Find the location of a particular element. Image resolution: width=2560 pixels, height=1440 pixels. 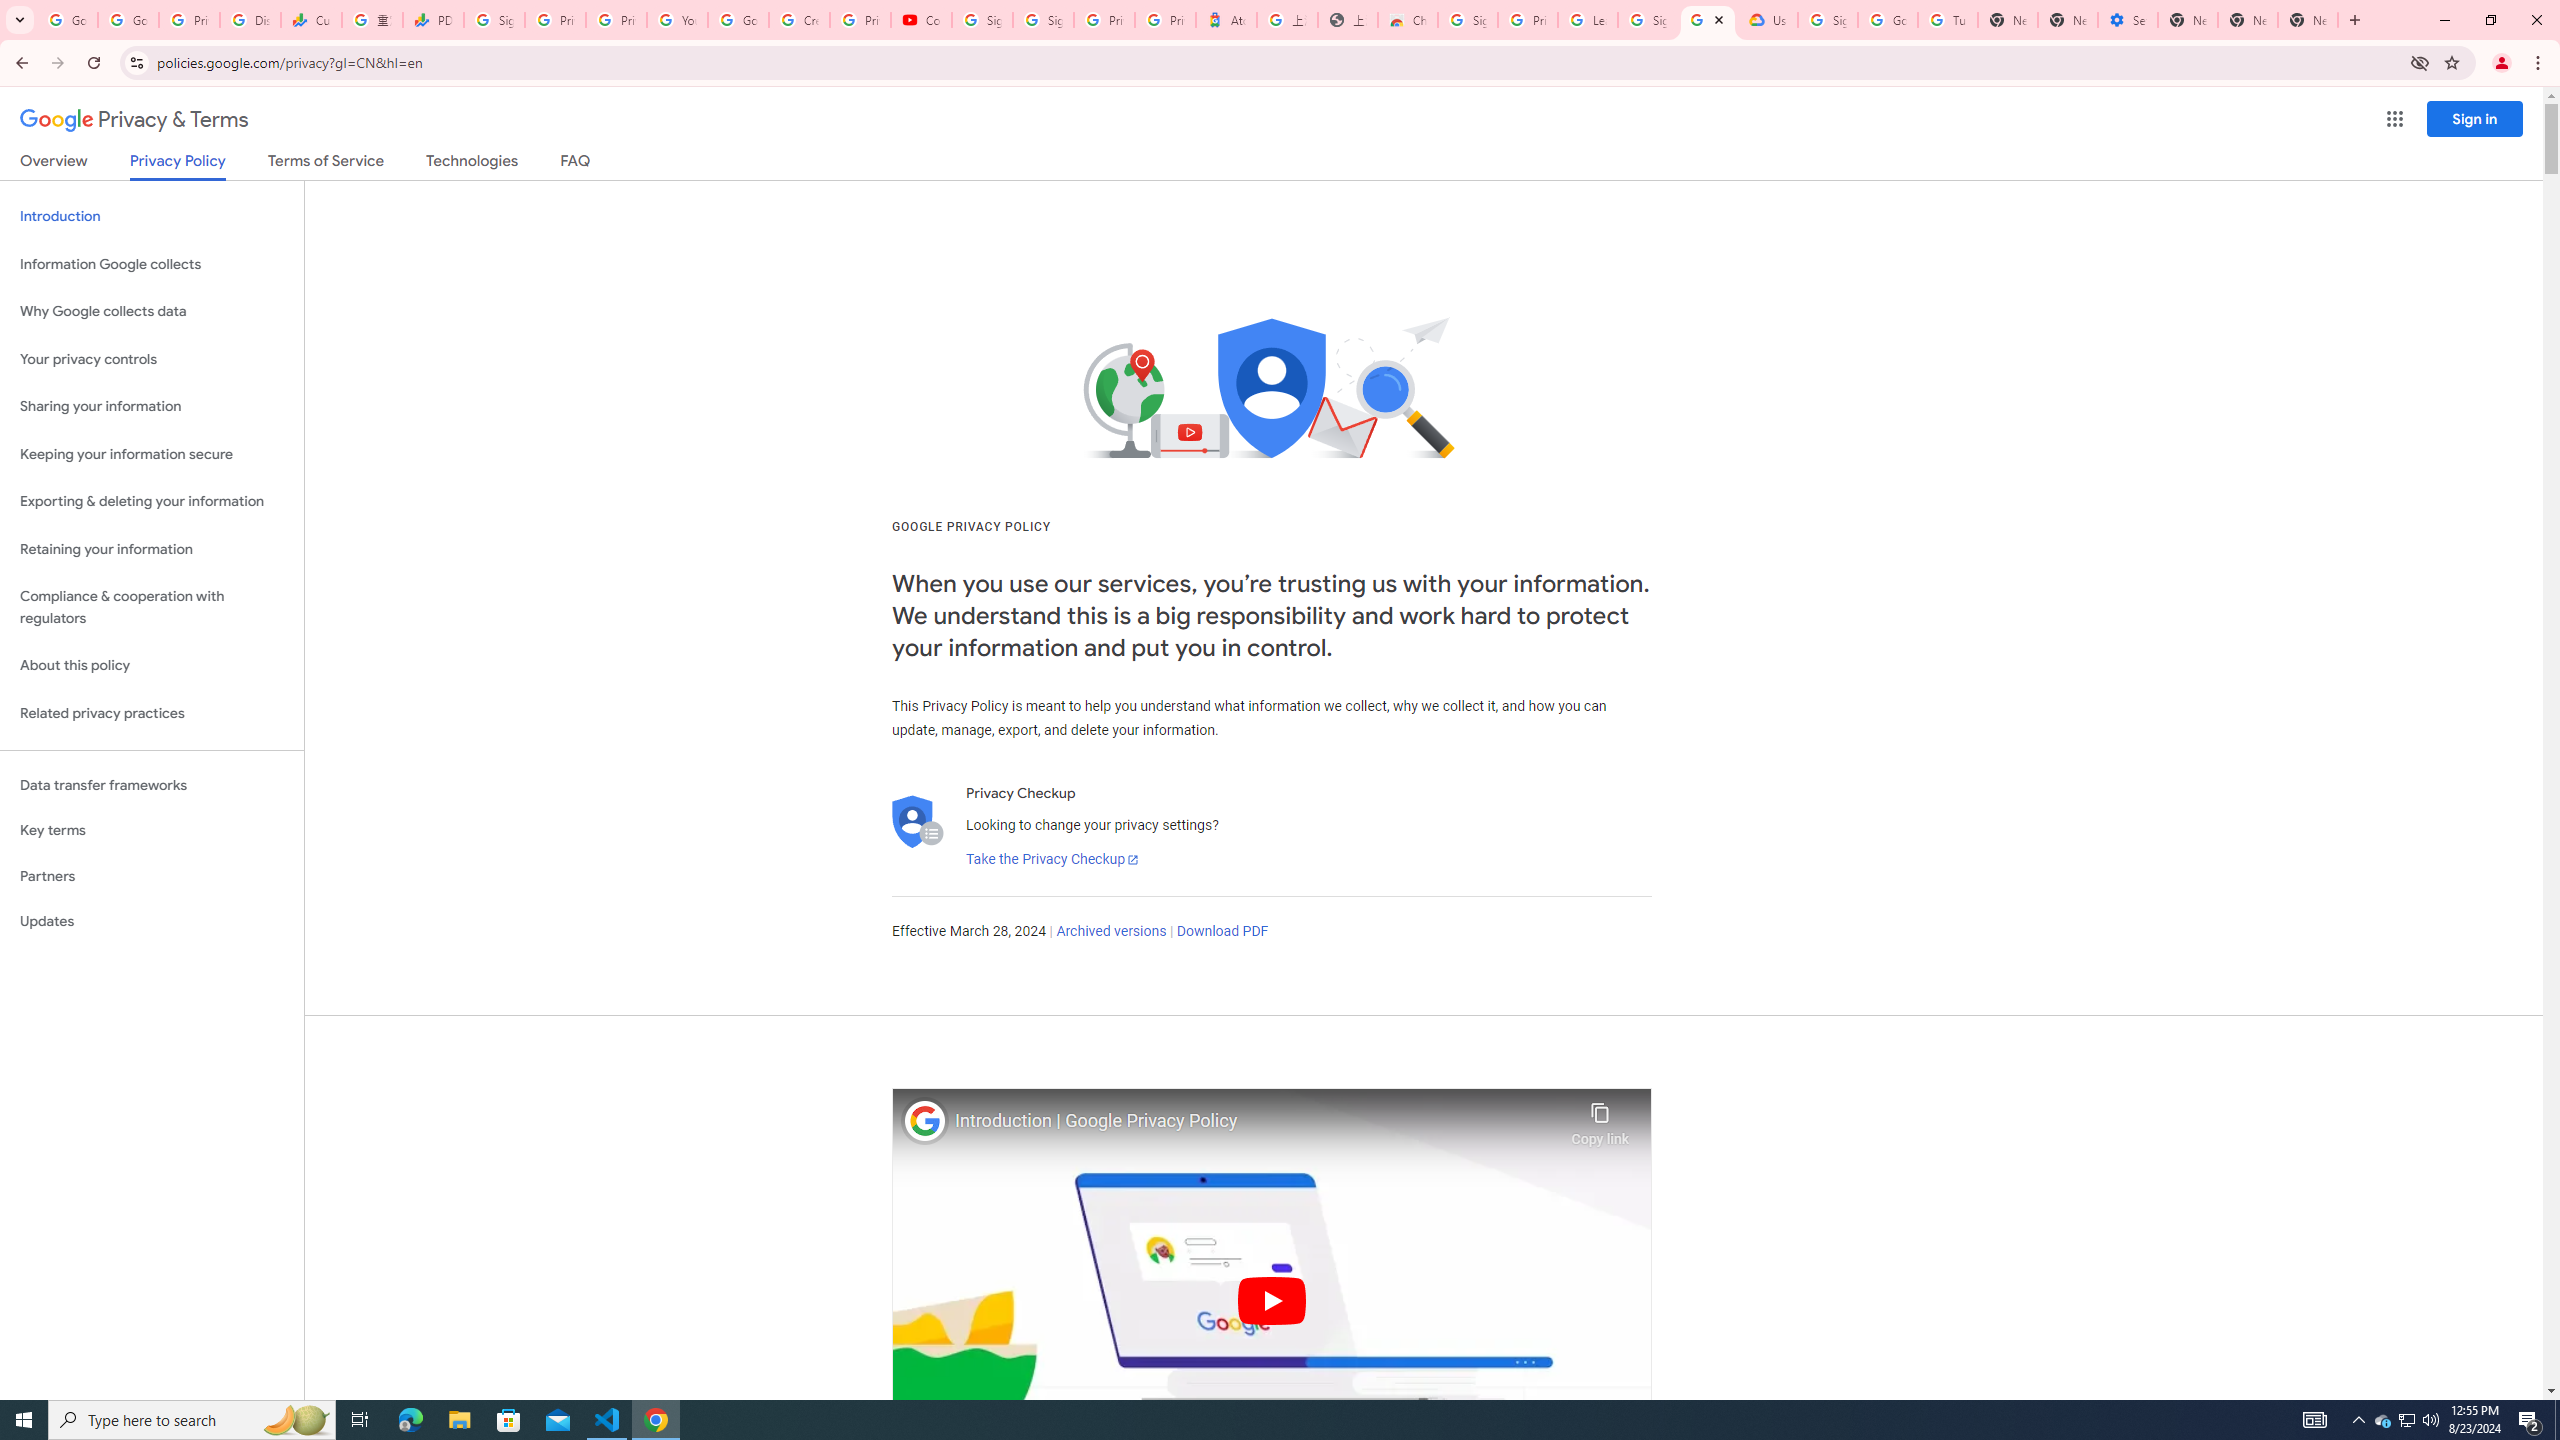

'Sign in - Google Accounts' is located at coordinates (981, 19).